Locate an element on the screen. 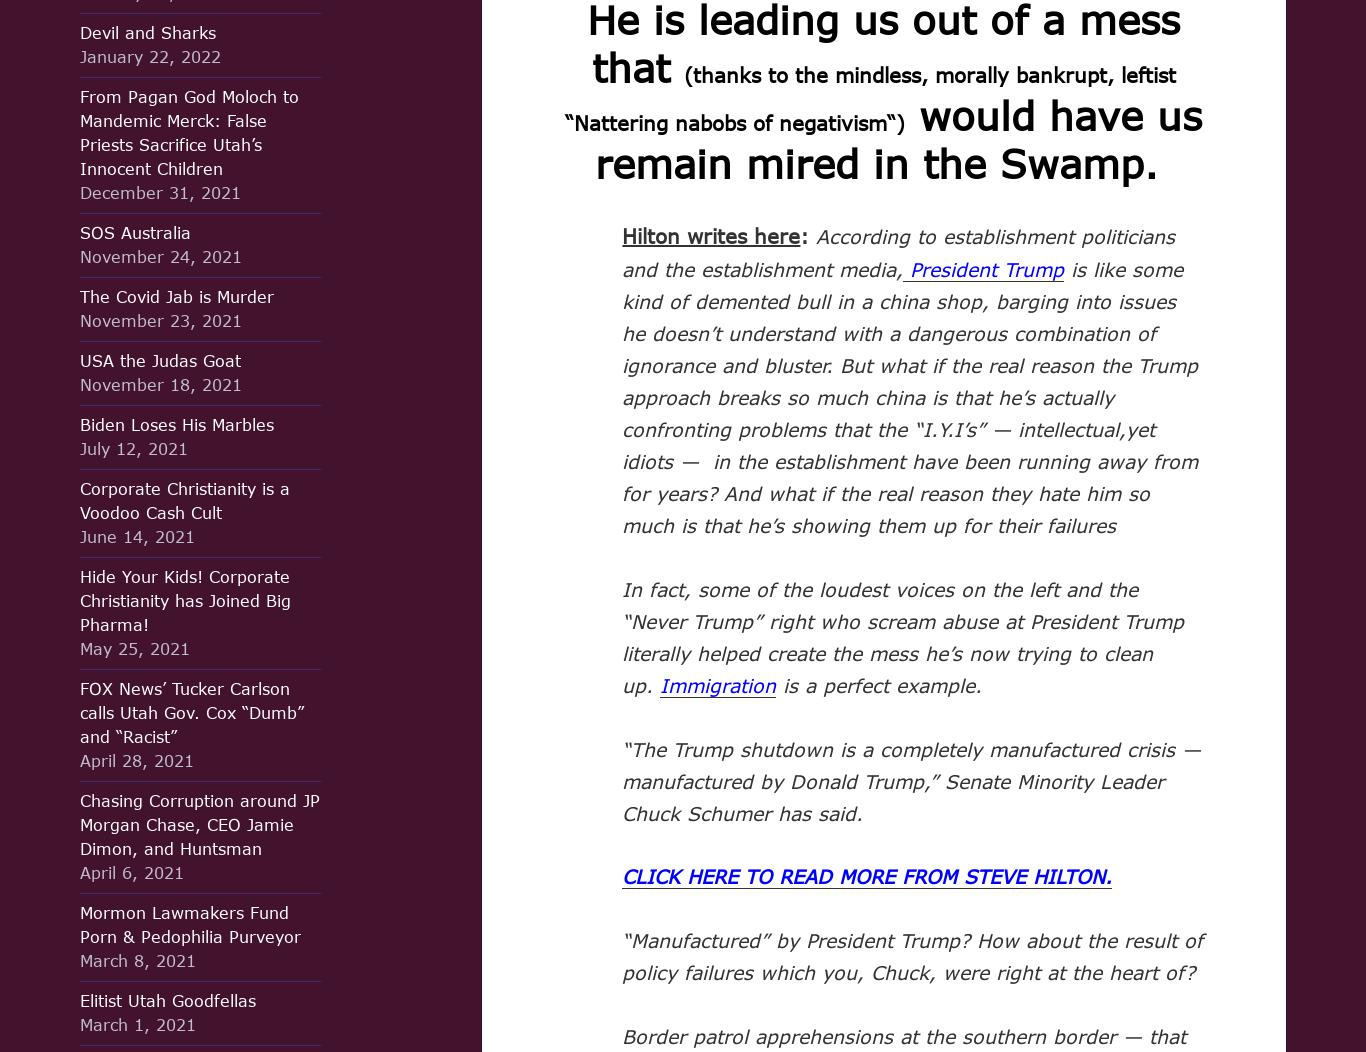 The height and width of the screenshot is (1052, 1366). 'CLICK HERE TO READ MORE FROM STEVE HILTON.' is located at coordinates (866, 875).